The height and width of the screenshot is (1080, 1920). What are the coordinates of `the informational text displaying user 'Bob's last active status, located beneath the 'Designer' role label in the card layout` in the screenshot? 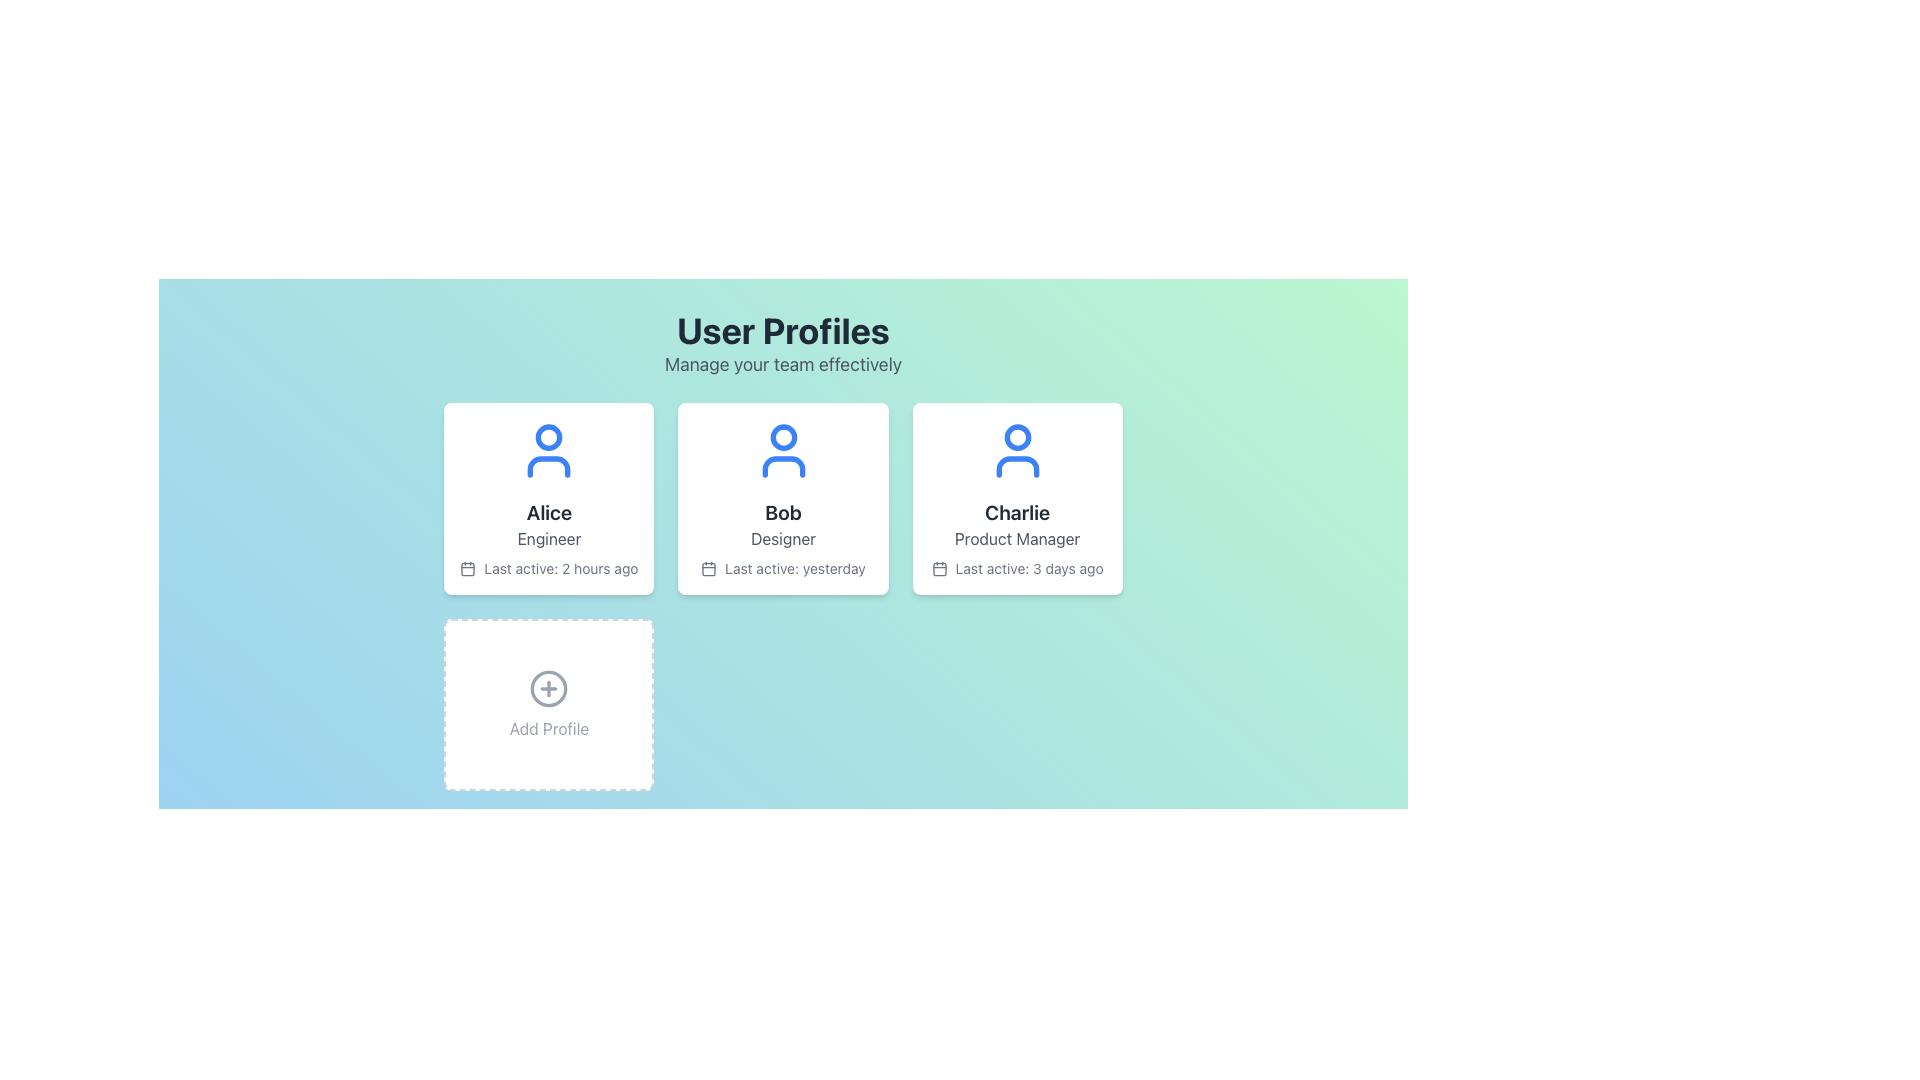 It's located at (782, 569).